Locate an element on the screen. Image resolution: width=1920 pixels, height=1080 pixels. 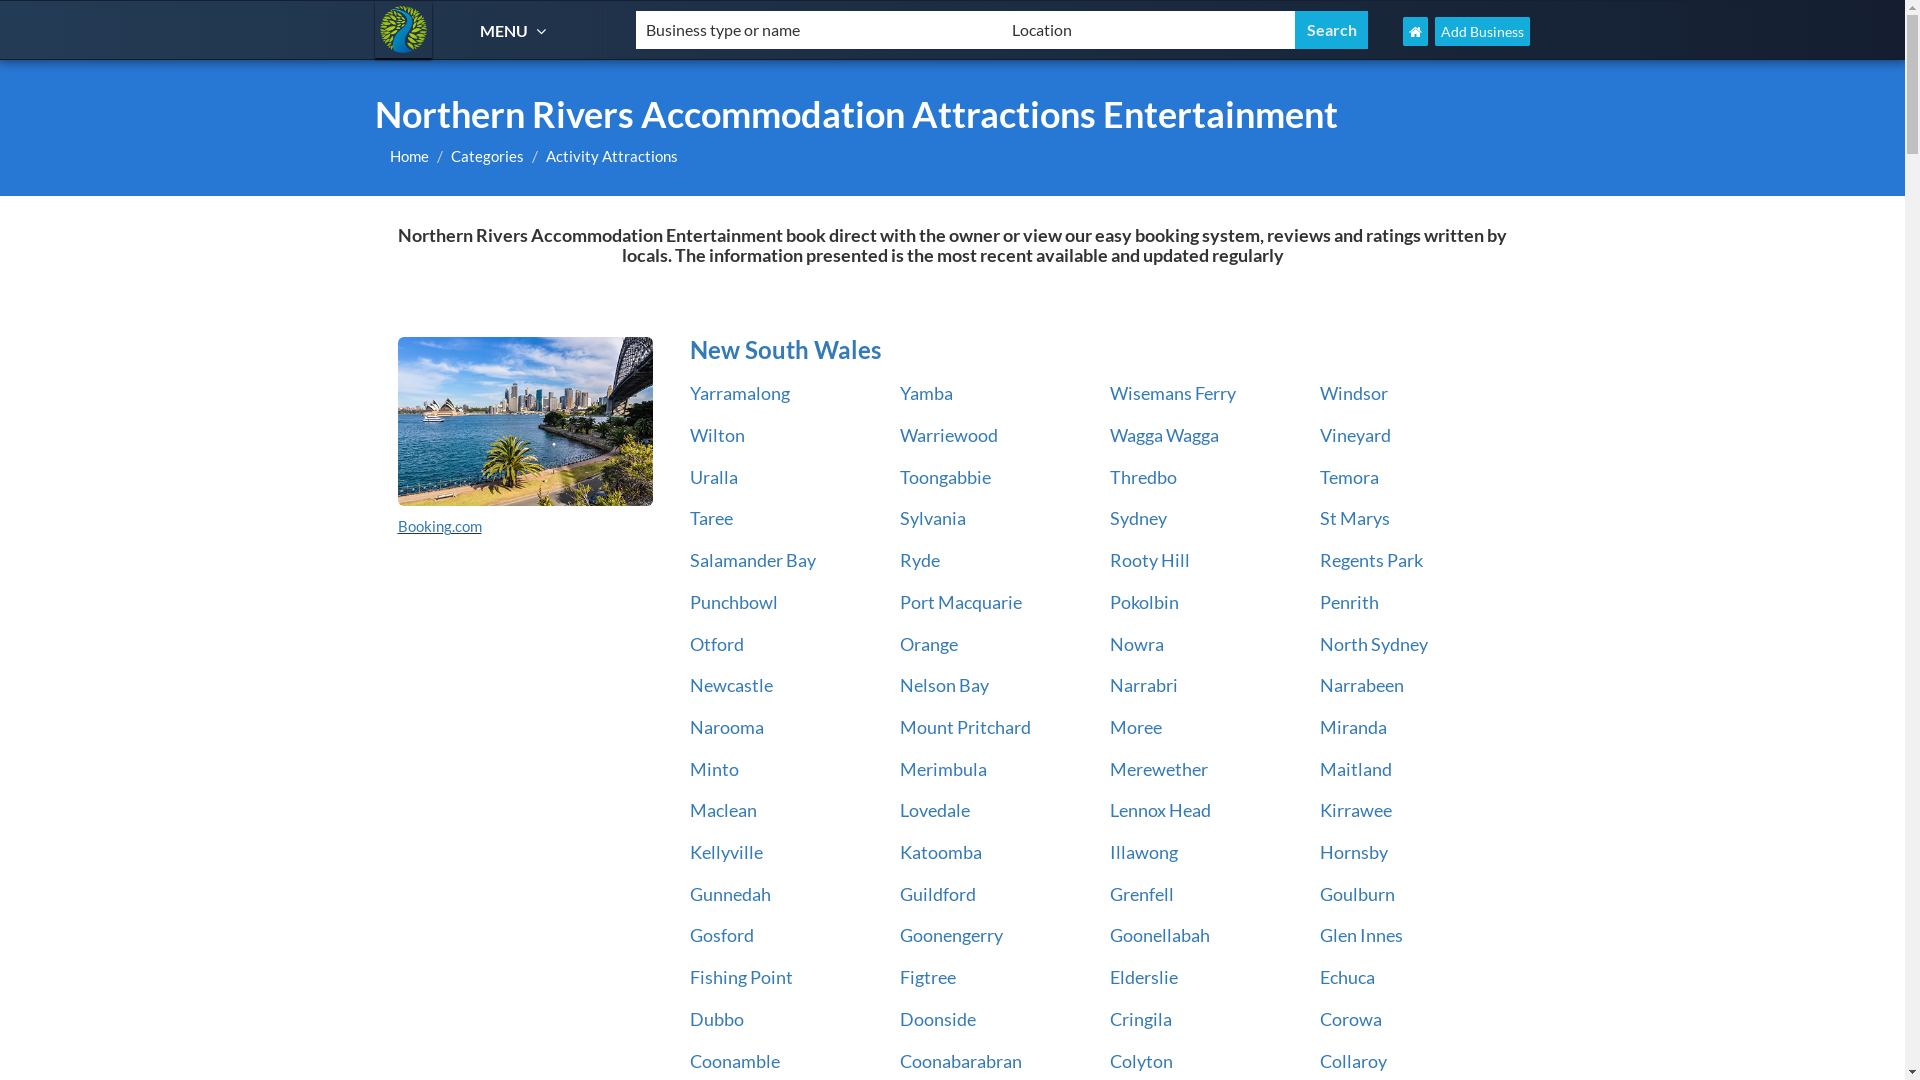
'Newcastle' is located at coordinates (730, 684).